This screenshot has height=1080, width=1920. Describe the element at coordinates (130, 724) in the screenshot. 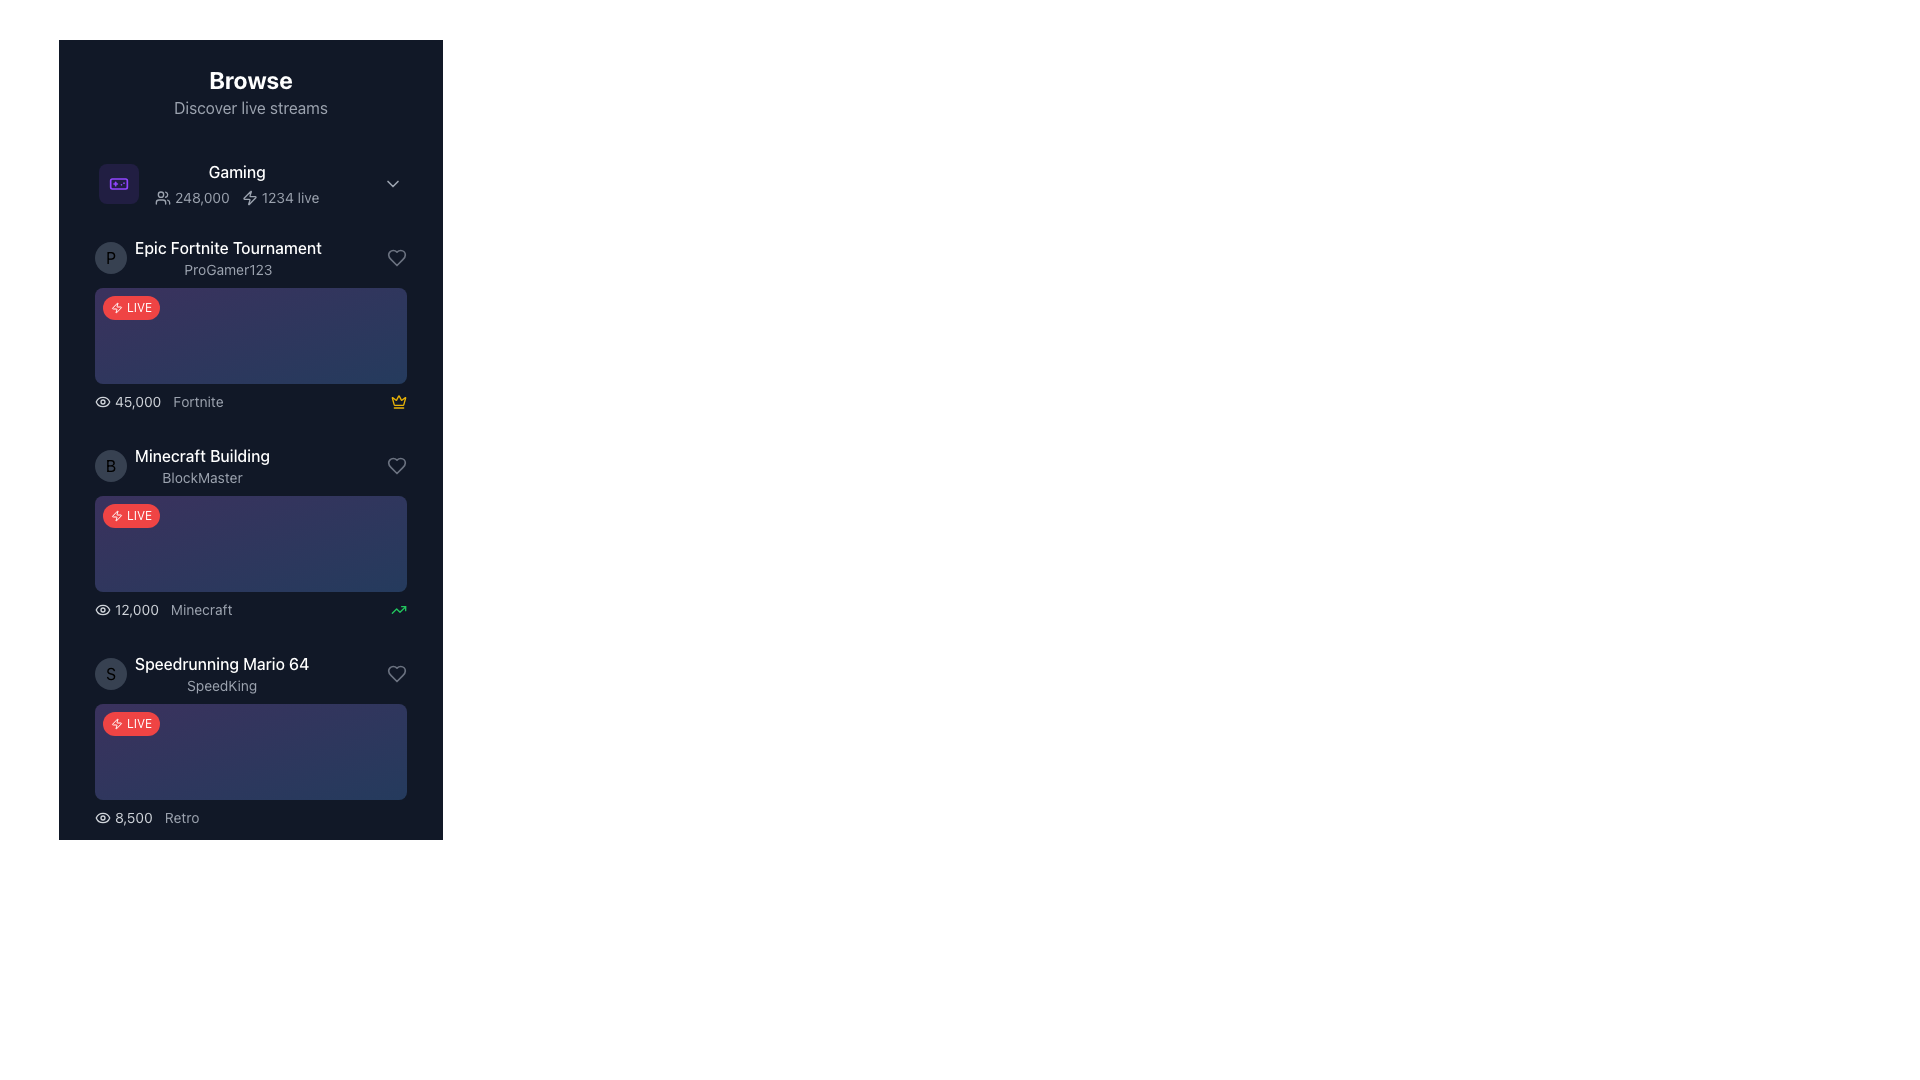

I see `the 'LIVE' badge, which is a red rounded rectangle with white uppercase text and a lightning bolt icon, located at the top-left corner of the card` at that location.